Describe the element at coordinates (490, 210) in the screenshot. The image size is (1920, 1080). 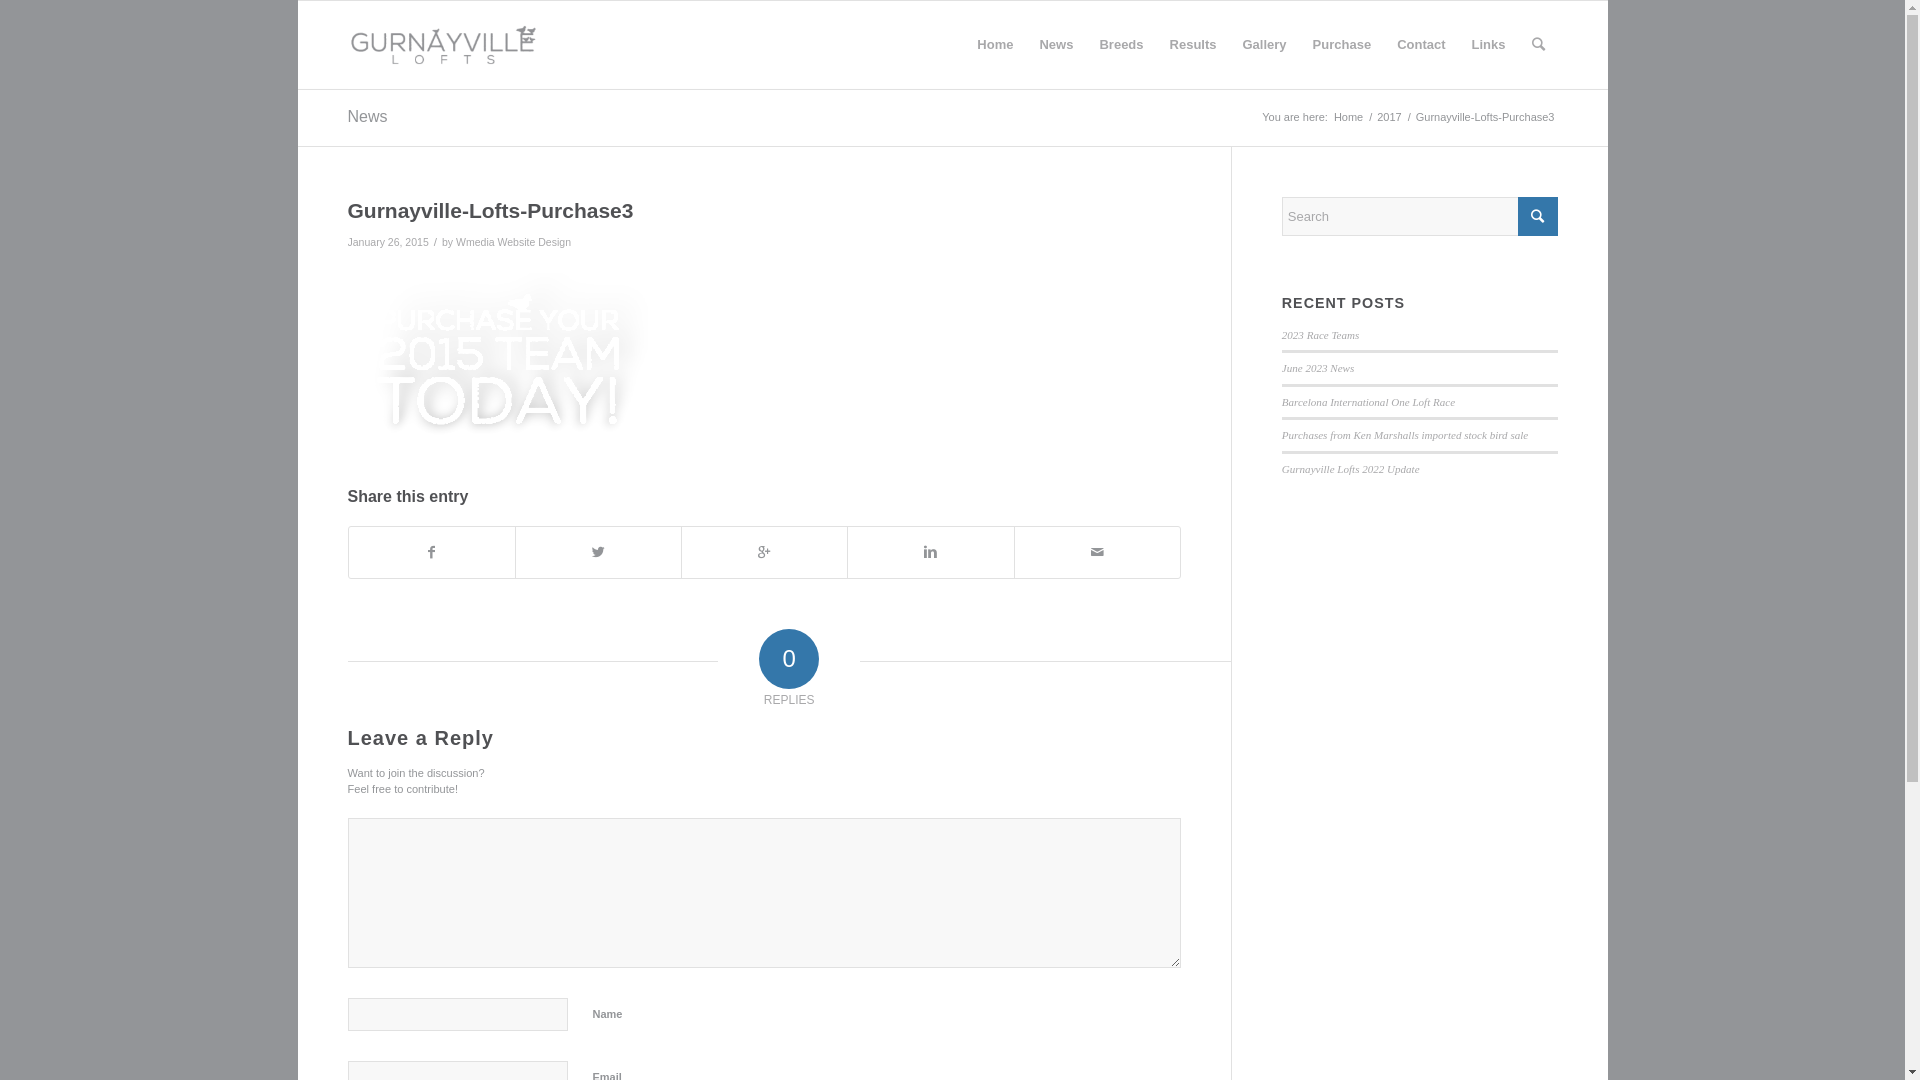
I see `'Gurnayville-Lofts-Purchase3'` at that location.